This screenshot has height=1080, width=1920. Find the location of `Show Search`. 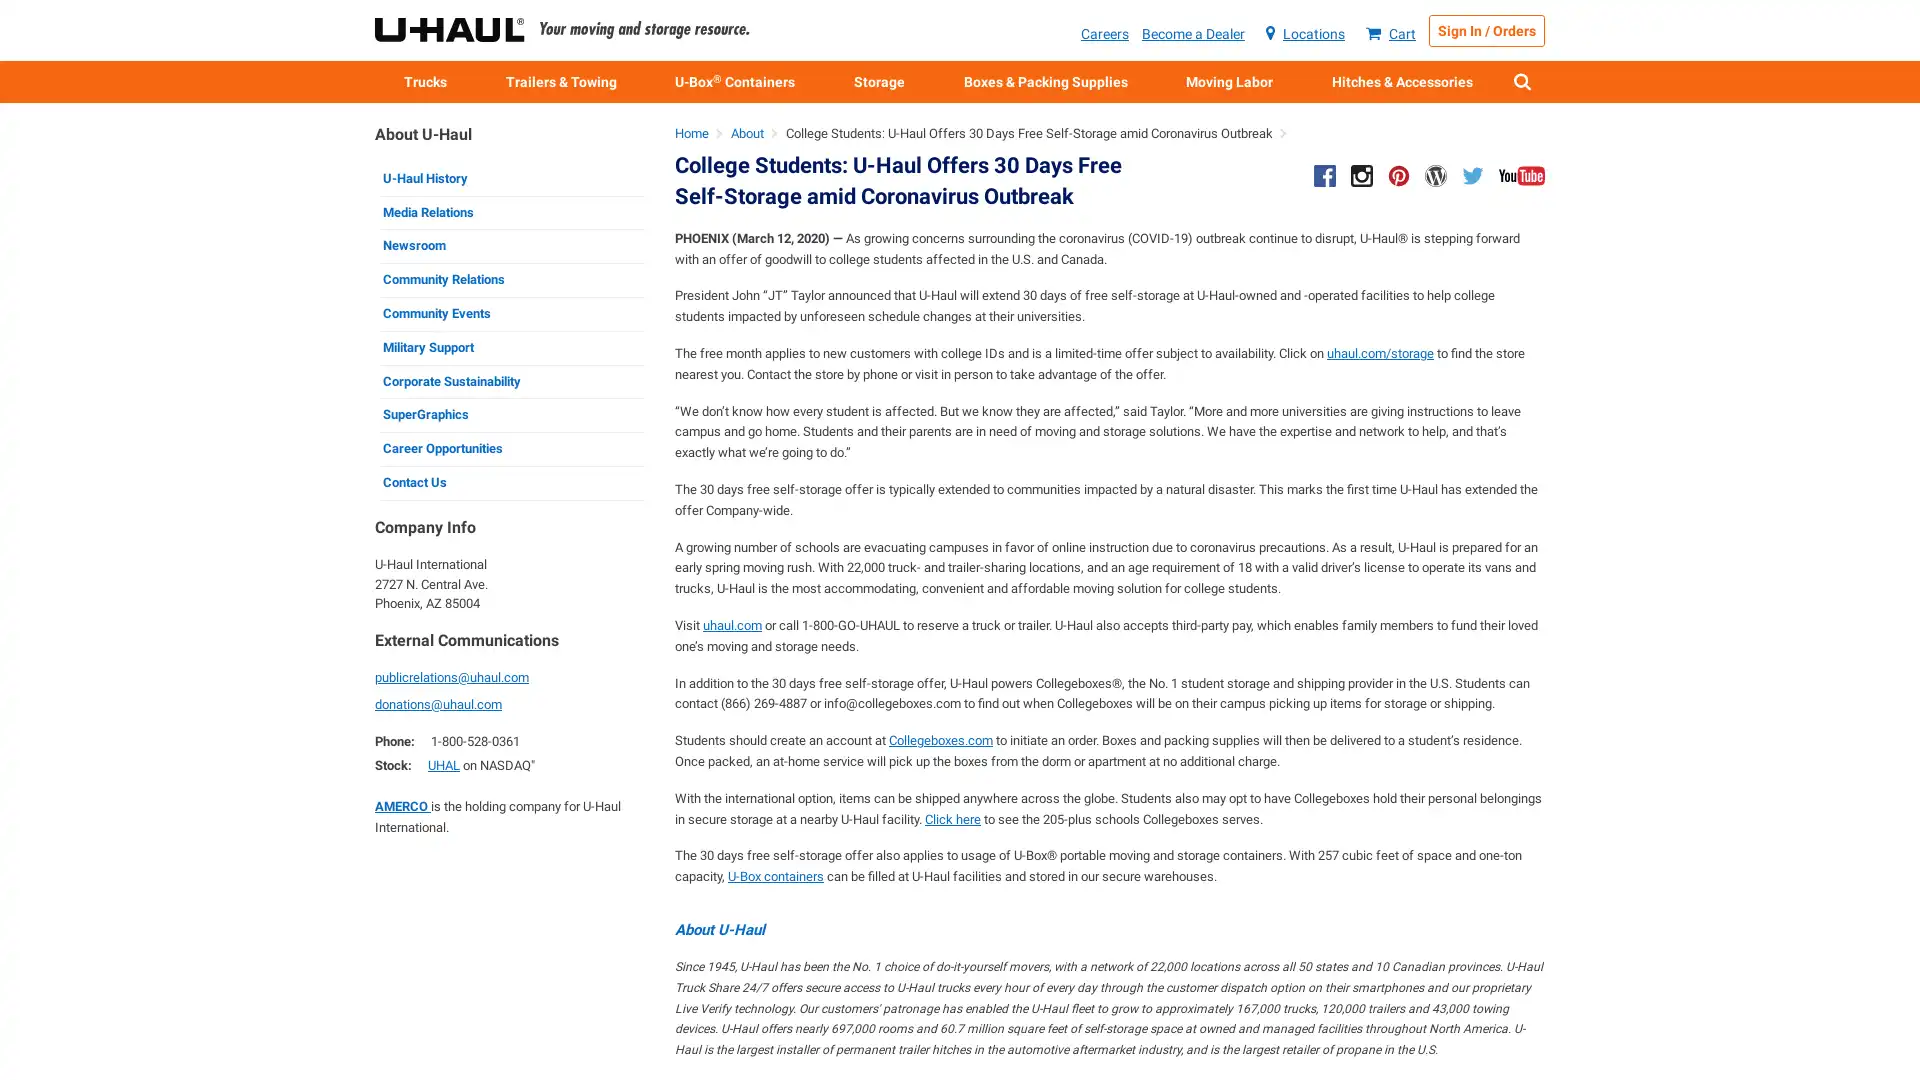

Show Search is located at coordinates (1522, 80).